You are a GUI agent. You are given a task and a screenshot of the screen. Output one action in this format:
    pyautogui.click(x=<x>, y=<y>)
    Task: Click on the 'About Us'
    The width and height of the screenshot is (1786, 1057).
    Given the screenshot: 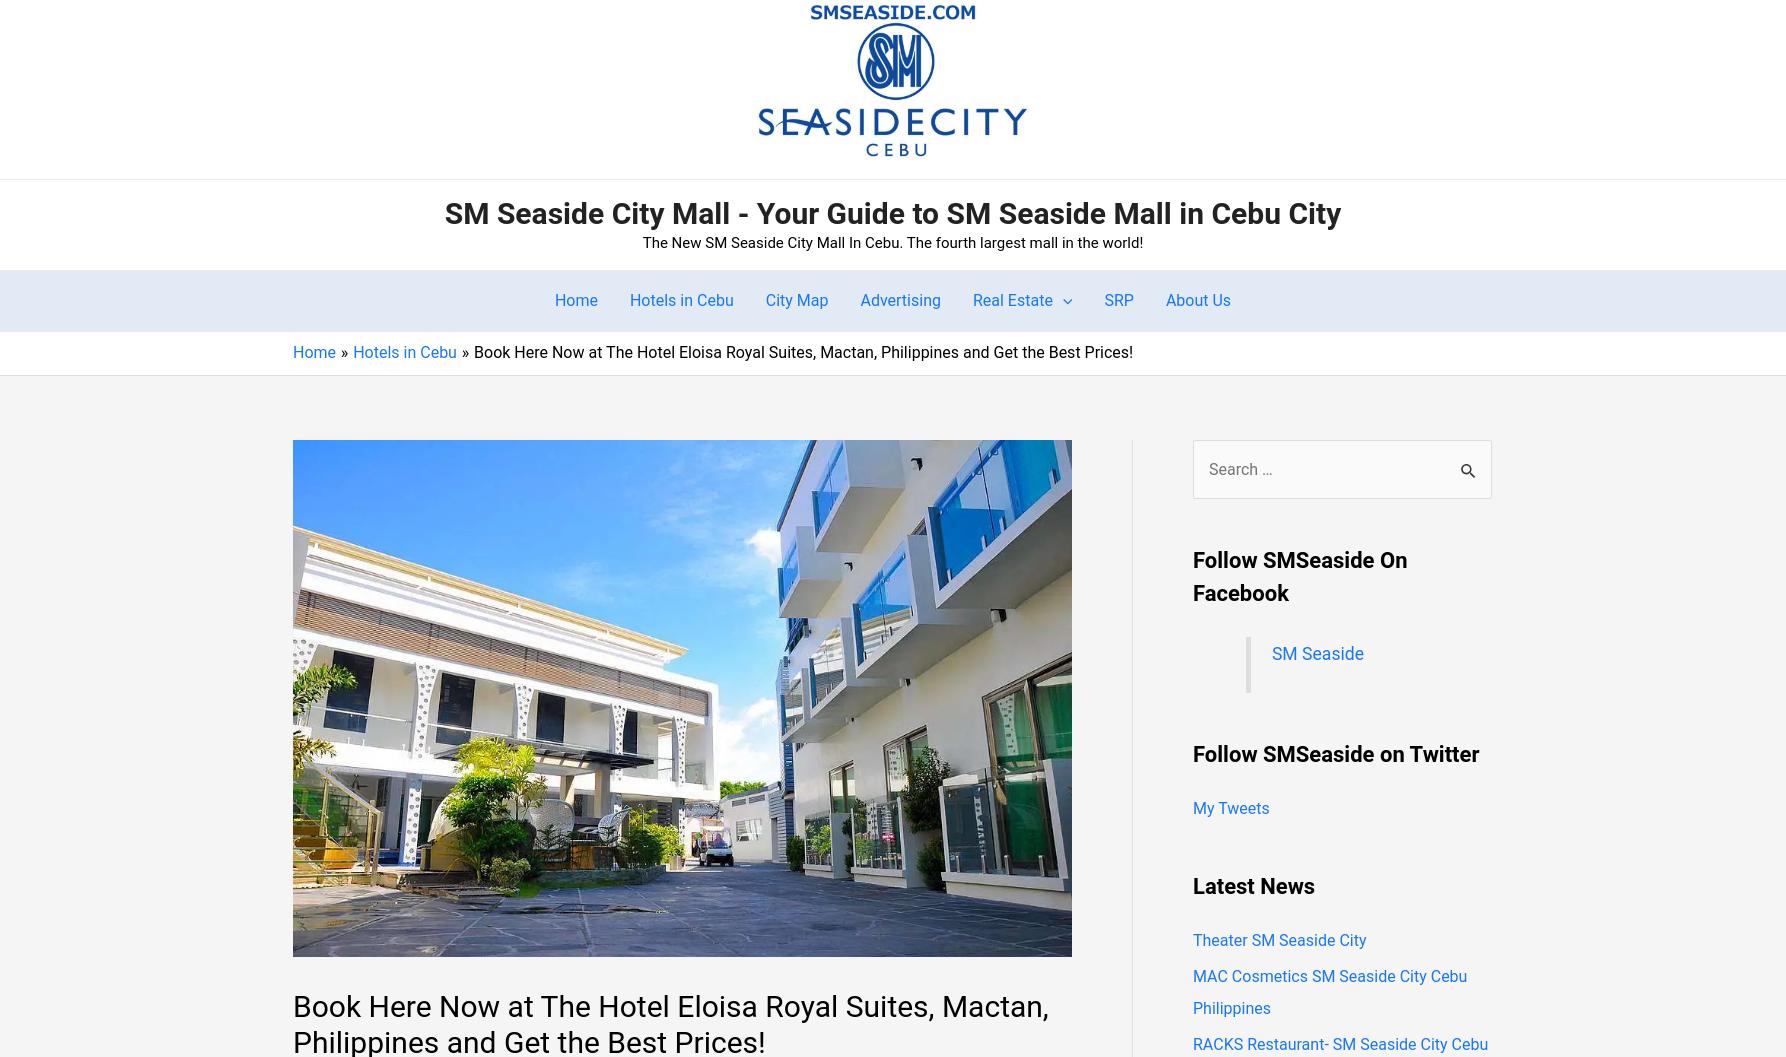 What is the action you would take?
    pyautogui.click(x=1198, y=299)
    